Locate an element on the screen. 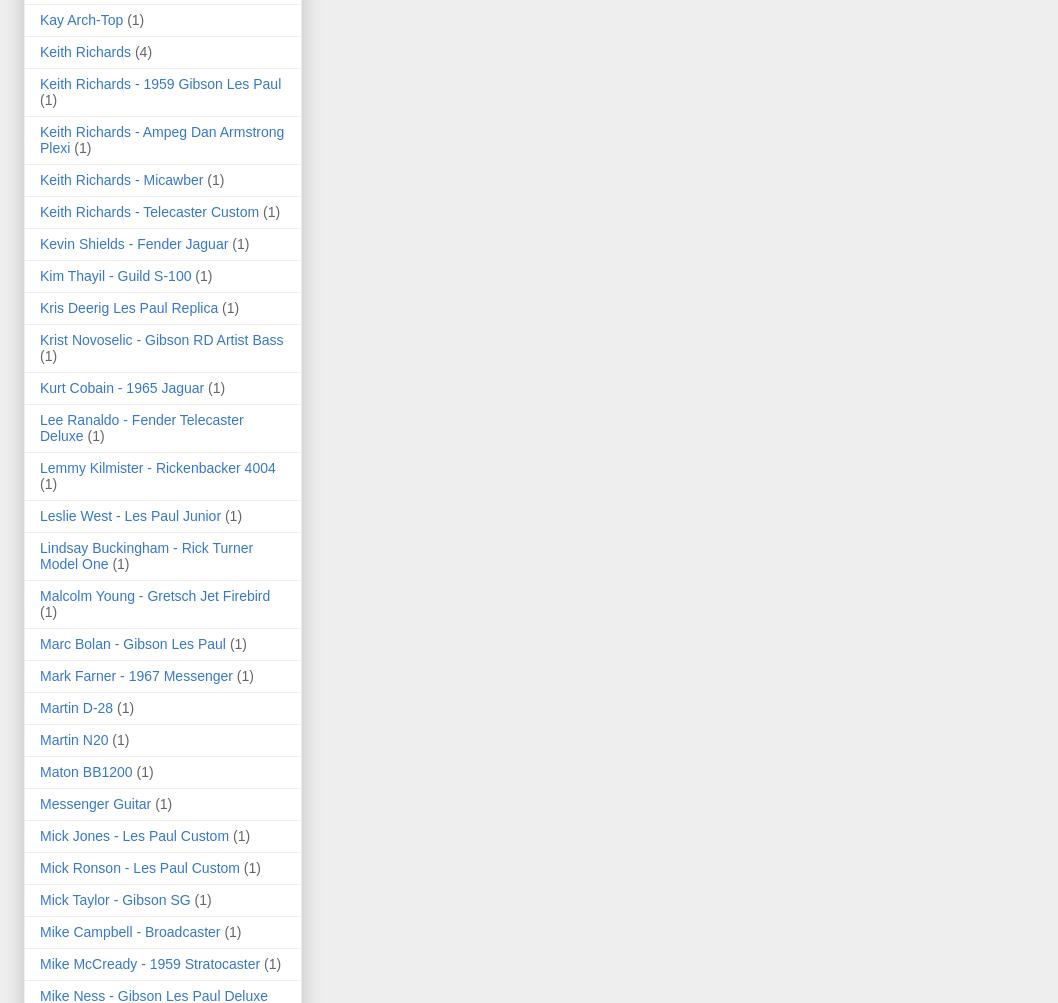 This screenshot has height=1003, width=1058. 'Martin N20' is located at coordinates (73, 738).